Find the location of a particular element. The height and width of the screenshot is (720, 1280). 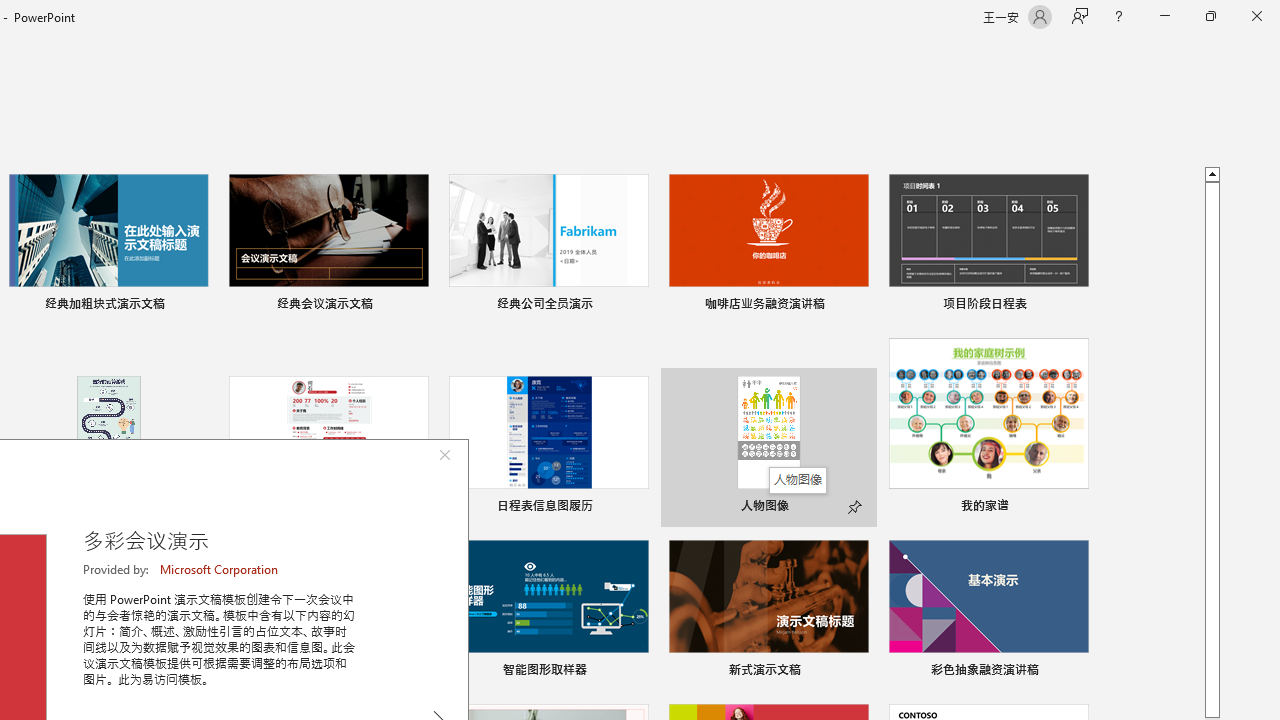

'Microsoft Corporation' is located at coordinates (220, 569).